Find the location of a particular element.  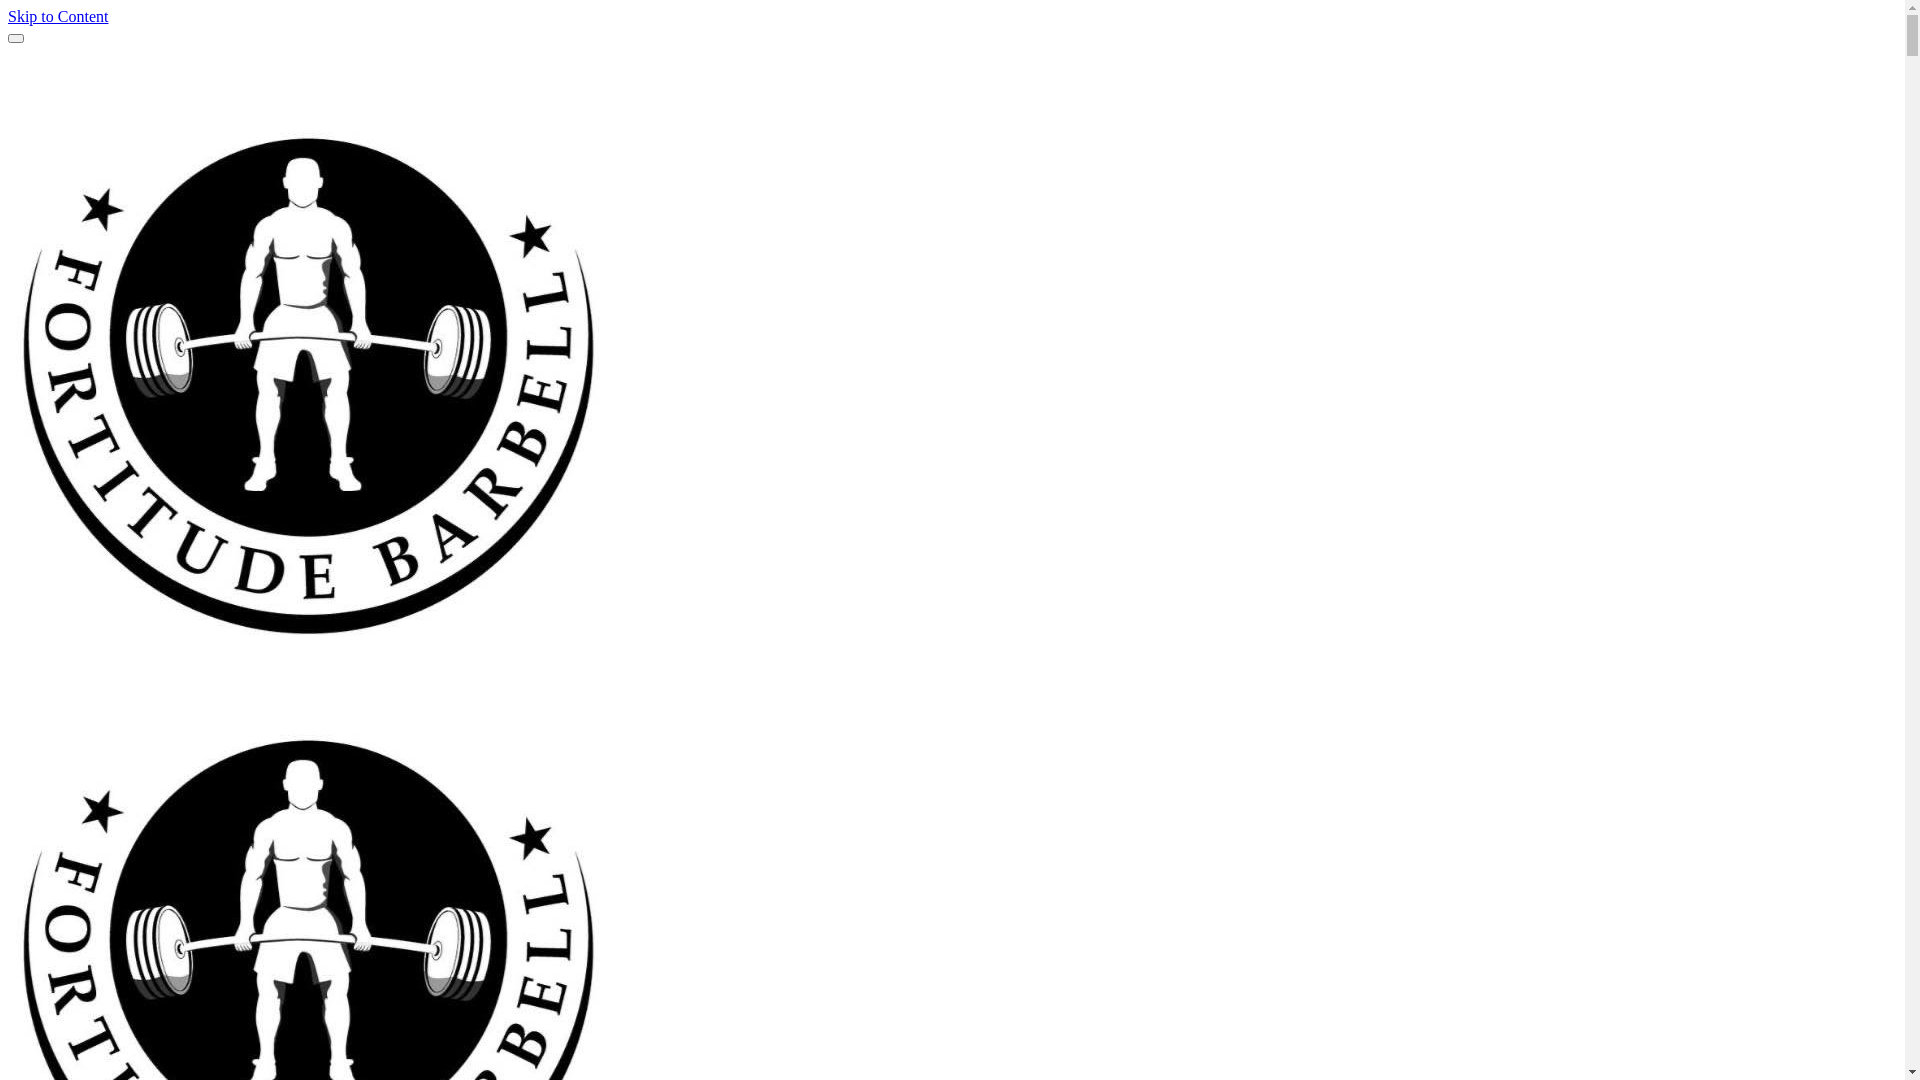

'Skip to Content' is located at coordinates (57, 16).